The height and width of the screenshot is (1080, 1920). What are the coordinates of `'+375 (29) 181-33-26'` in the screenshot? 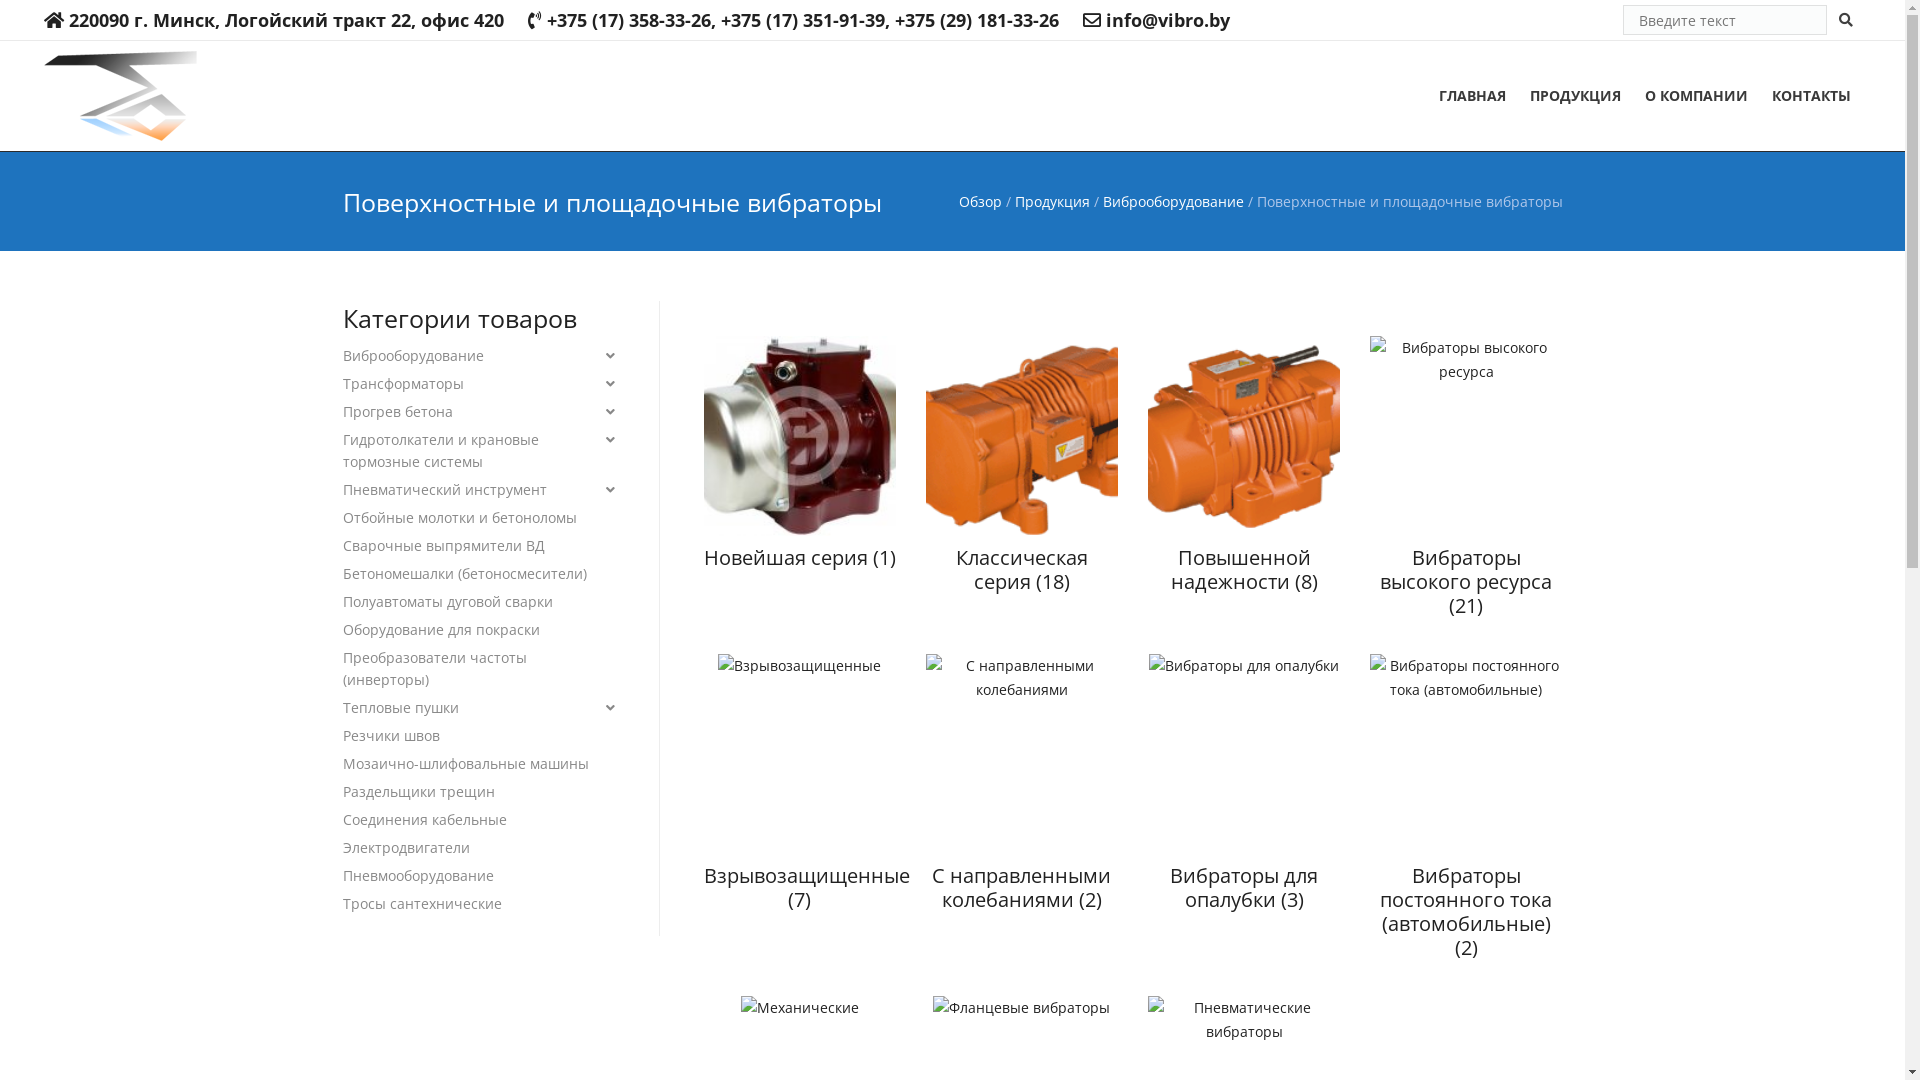 It's located at (977, 19).